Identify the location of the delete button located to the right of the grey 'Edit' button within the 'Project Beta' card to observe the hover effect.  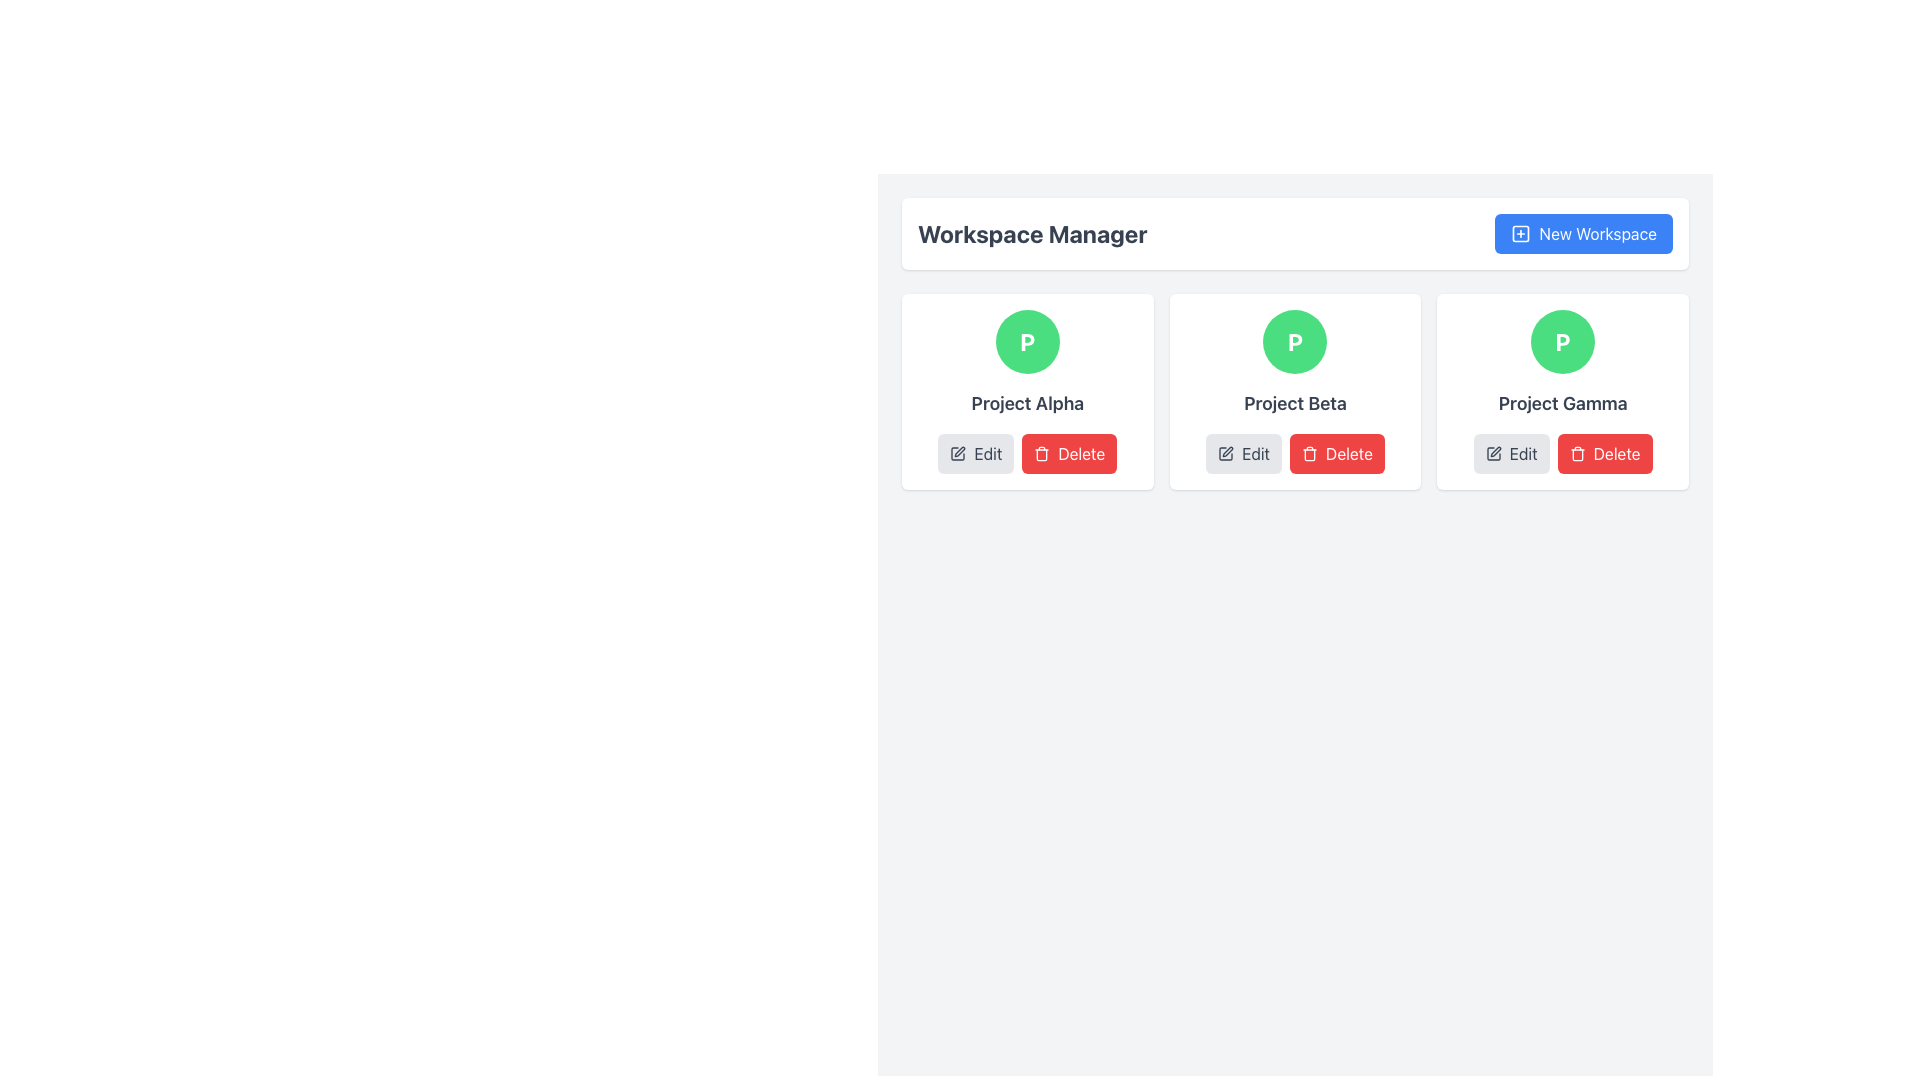
(1337, 454).